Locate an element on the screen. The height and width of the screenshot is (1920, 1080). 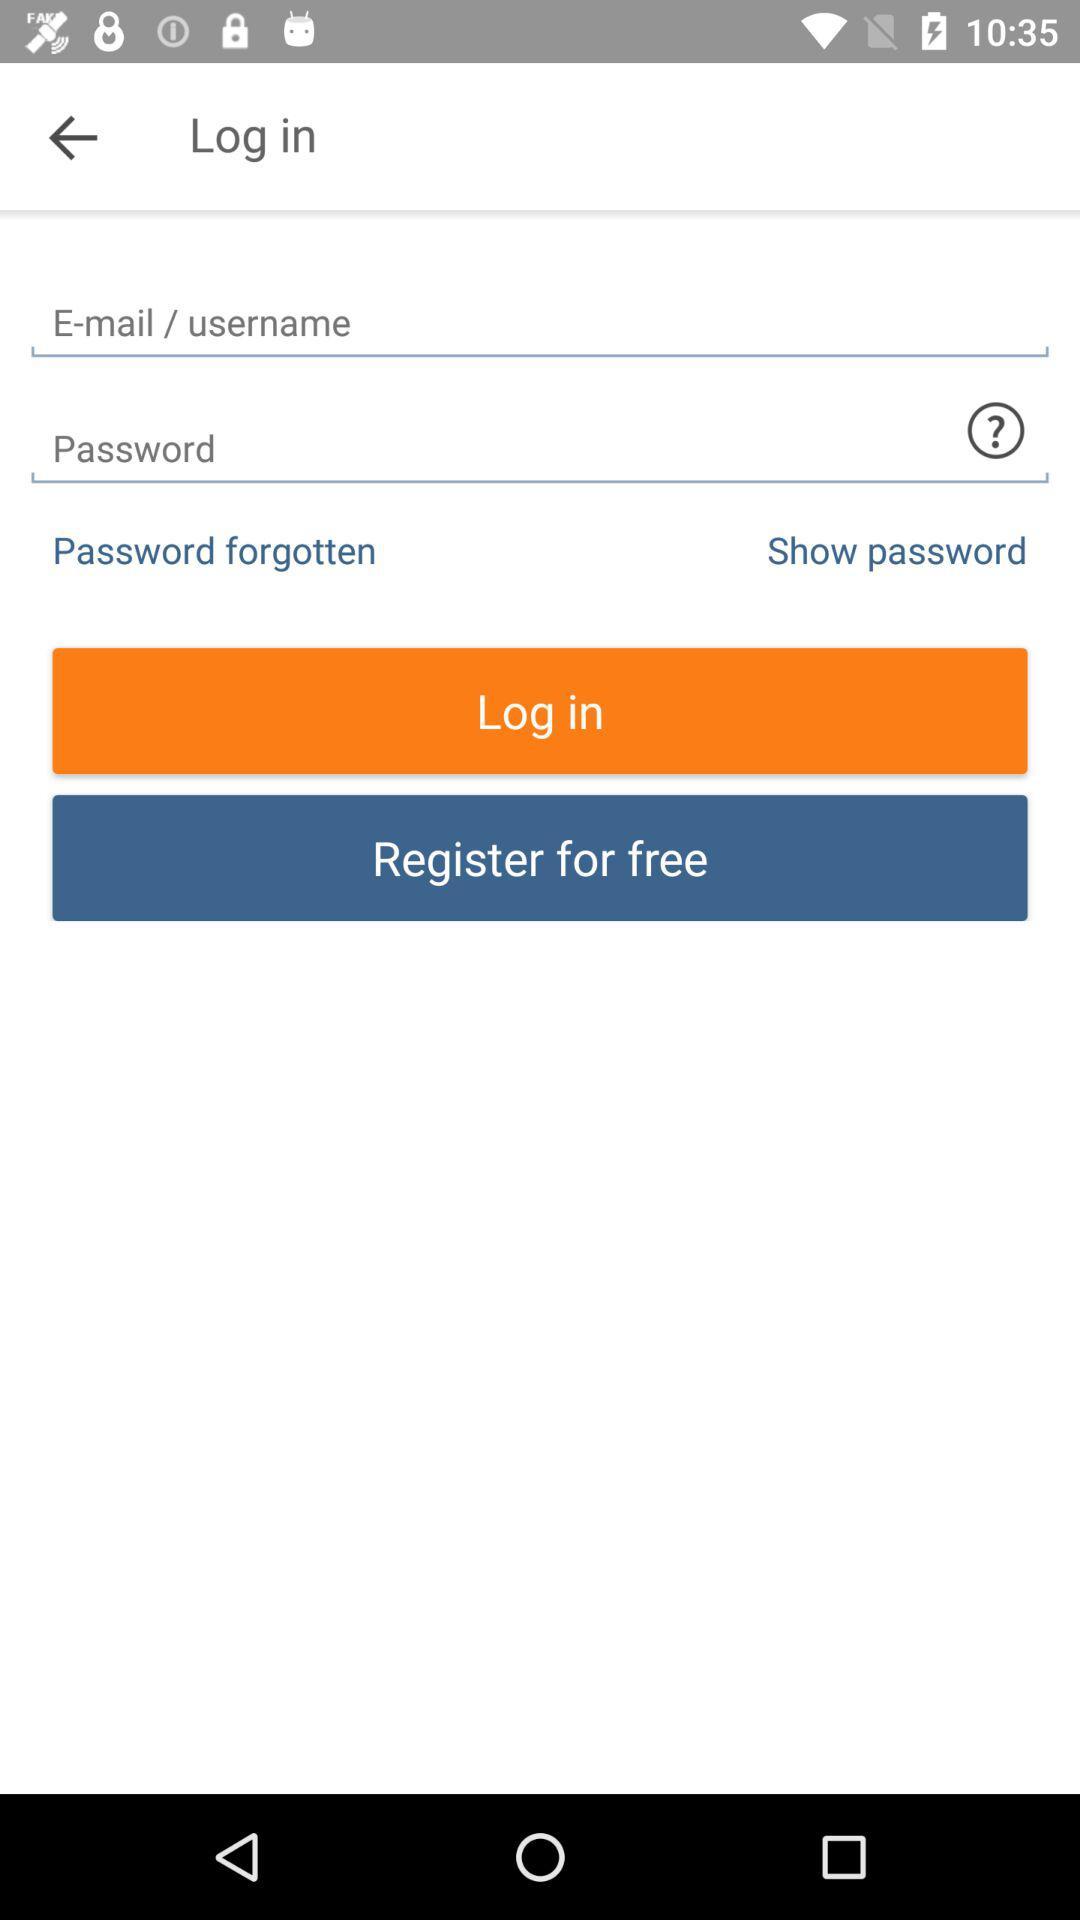
what to type in section is located at coordinates (995, 429).